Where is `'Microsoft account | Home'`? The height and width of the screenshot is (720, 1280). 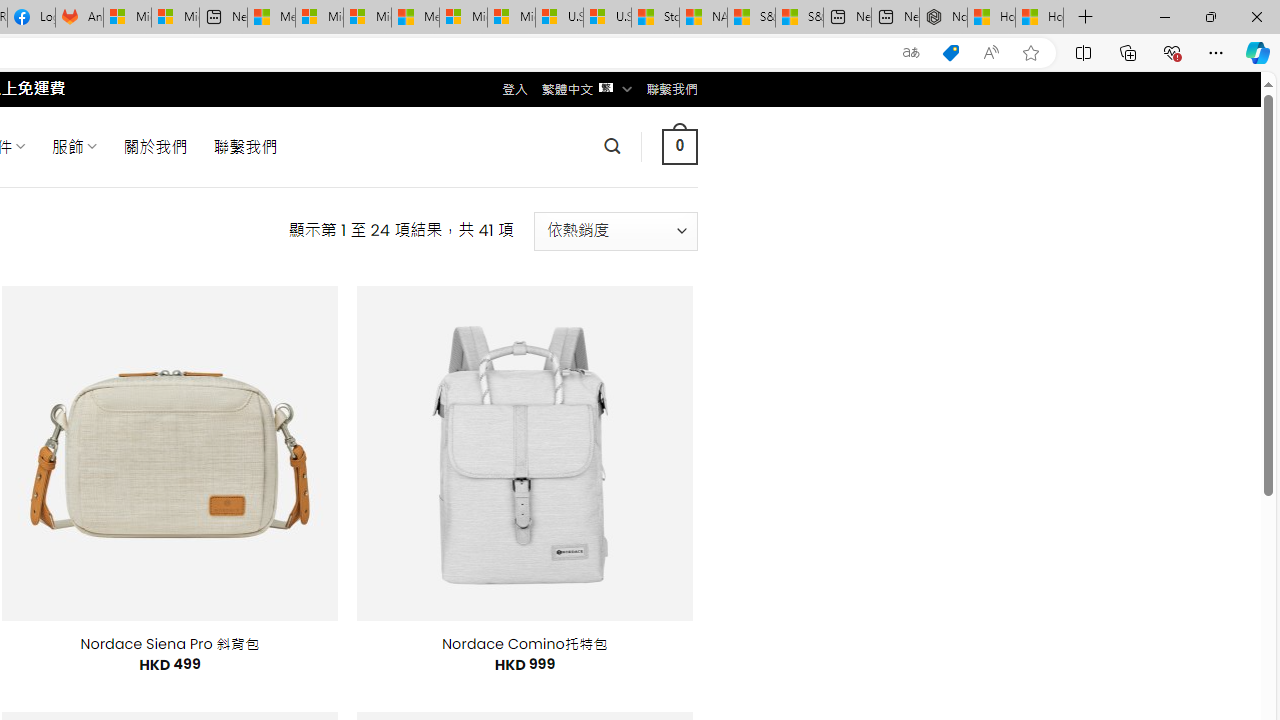
'Microsoft account | Home' is located at coordinates (367, 17).